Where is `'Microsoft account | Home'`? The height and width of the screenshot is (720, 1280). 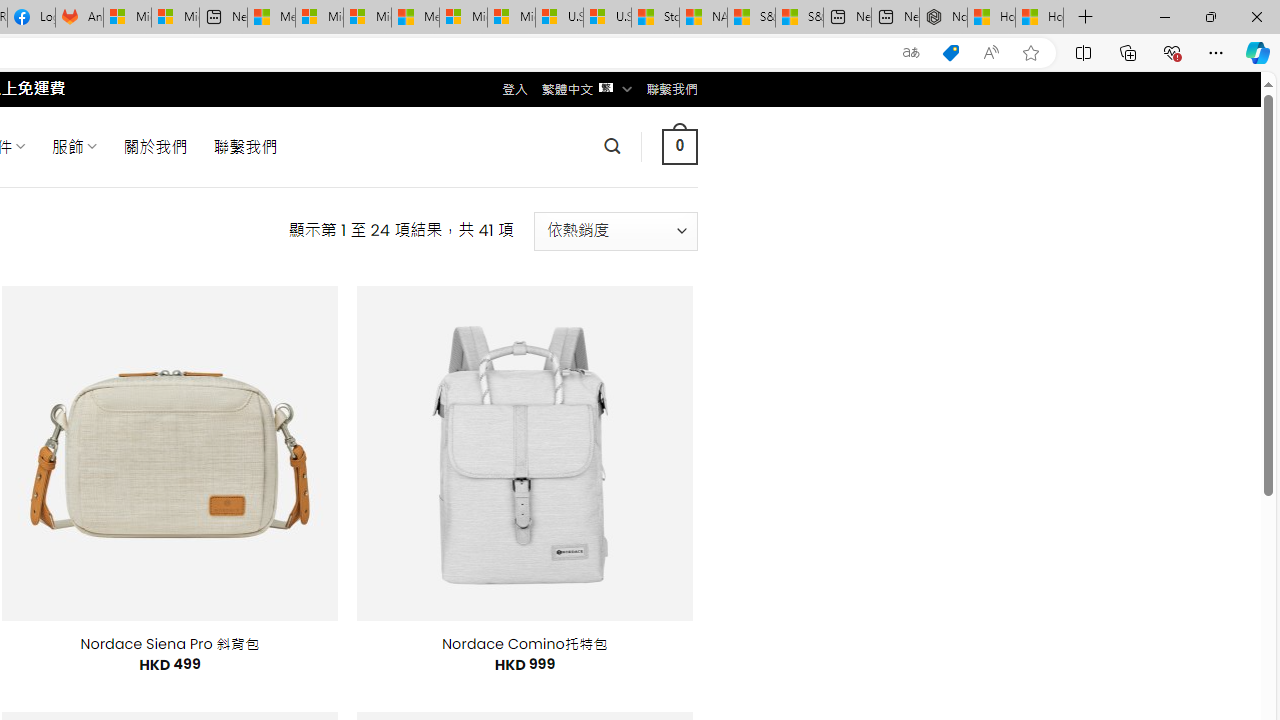
'Microsoft account | Home' is located at coordinates (367, 17).